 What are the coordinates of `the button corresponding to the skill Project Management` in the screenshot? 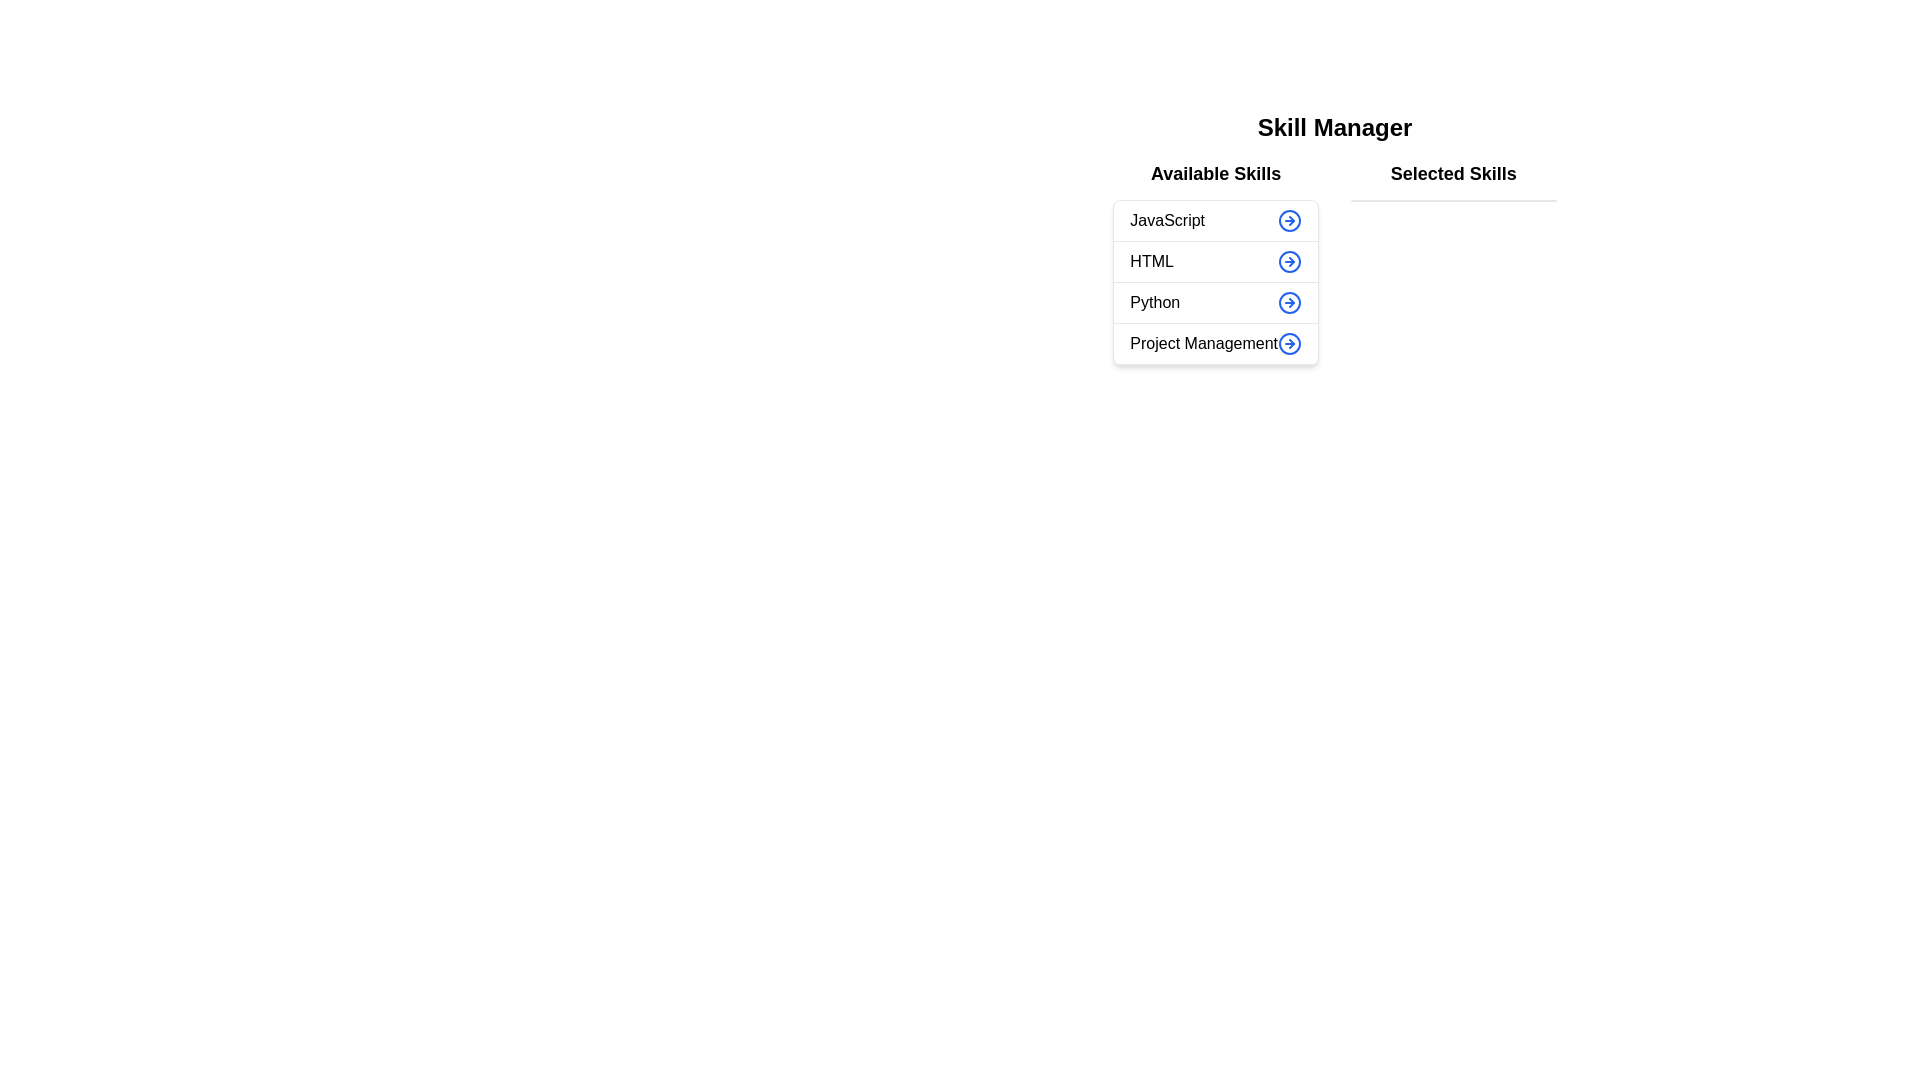 It's located at (1290, 342).